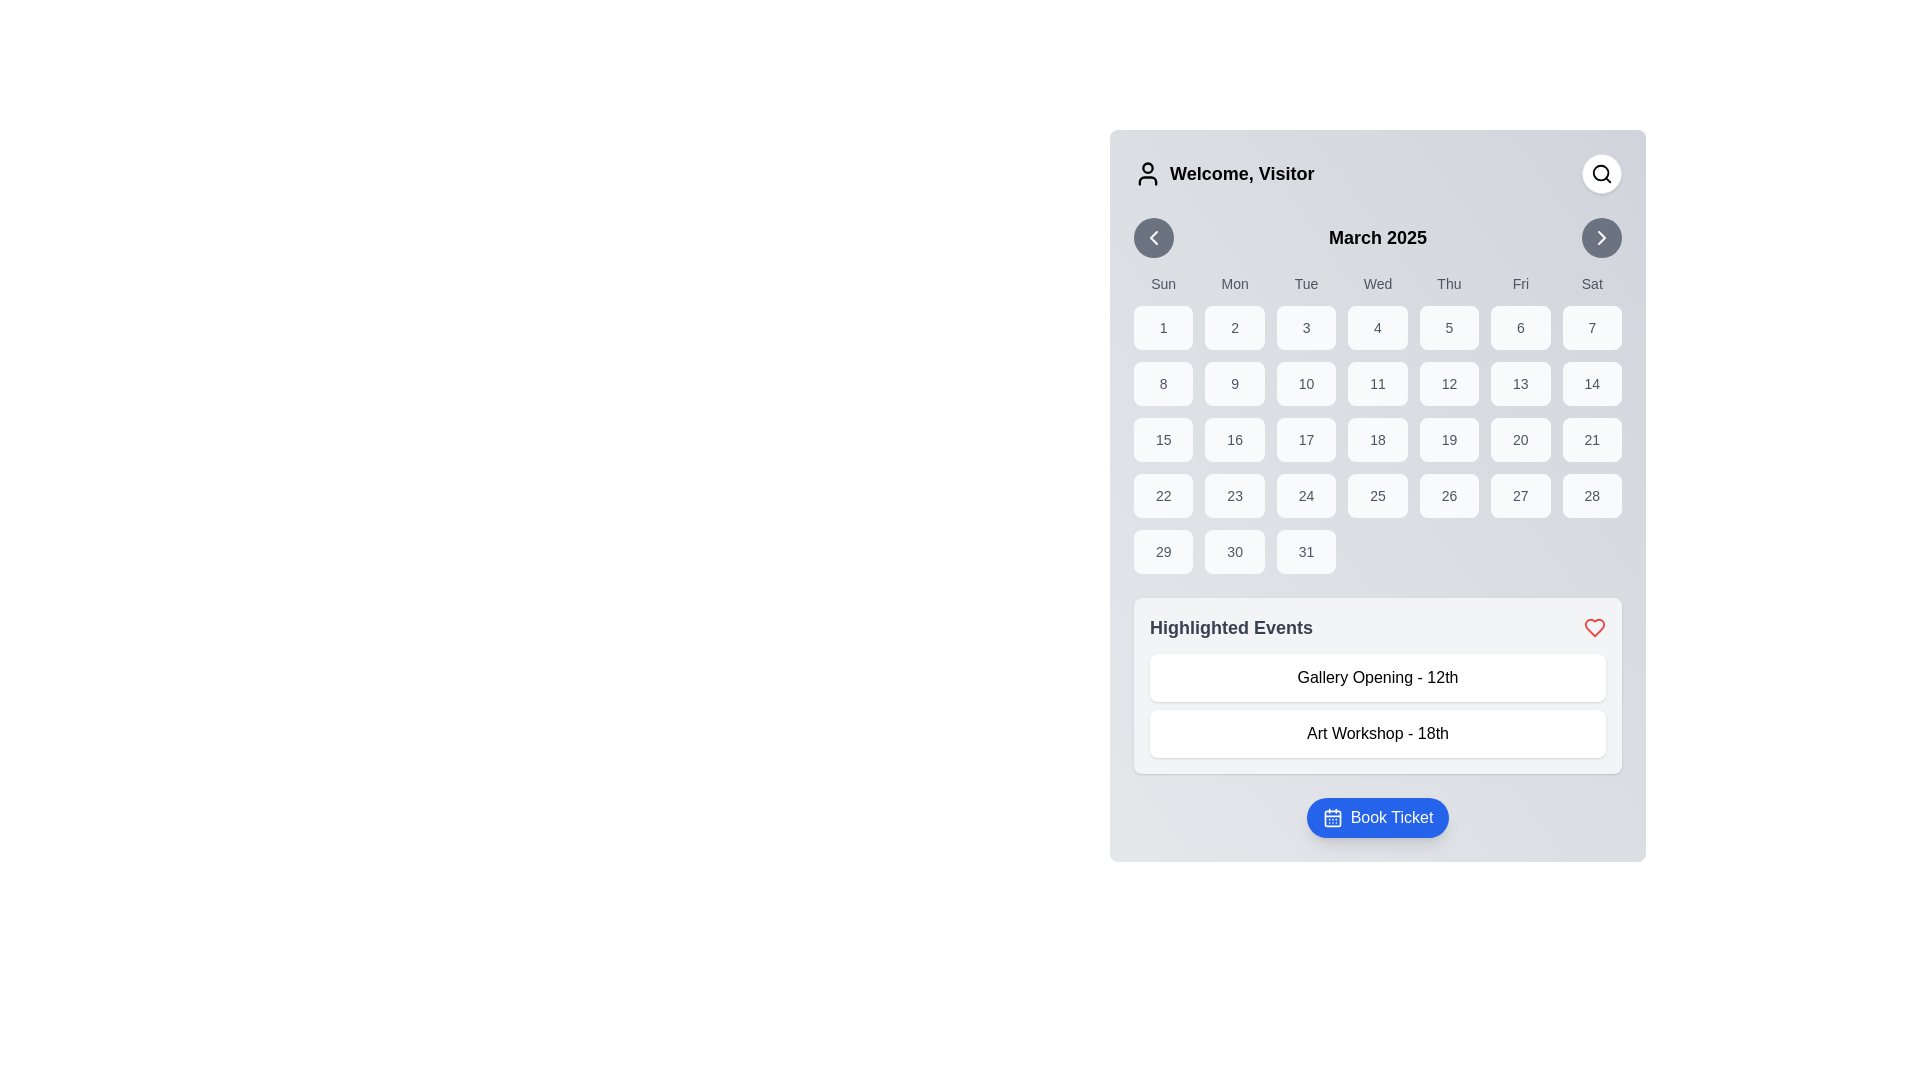 This screenshot has width=1920, height=1080. Describe the element at coordinates (1234, 384) in the screenshot. I see `the square button with rounded corners, light gray color, and the number '9' in black font, located in the calendar grid under the 'Mon' column, second row and second column` at that location.